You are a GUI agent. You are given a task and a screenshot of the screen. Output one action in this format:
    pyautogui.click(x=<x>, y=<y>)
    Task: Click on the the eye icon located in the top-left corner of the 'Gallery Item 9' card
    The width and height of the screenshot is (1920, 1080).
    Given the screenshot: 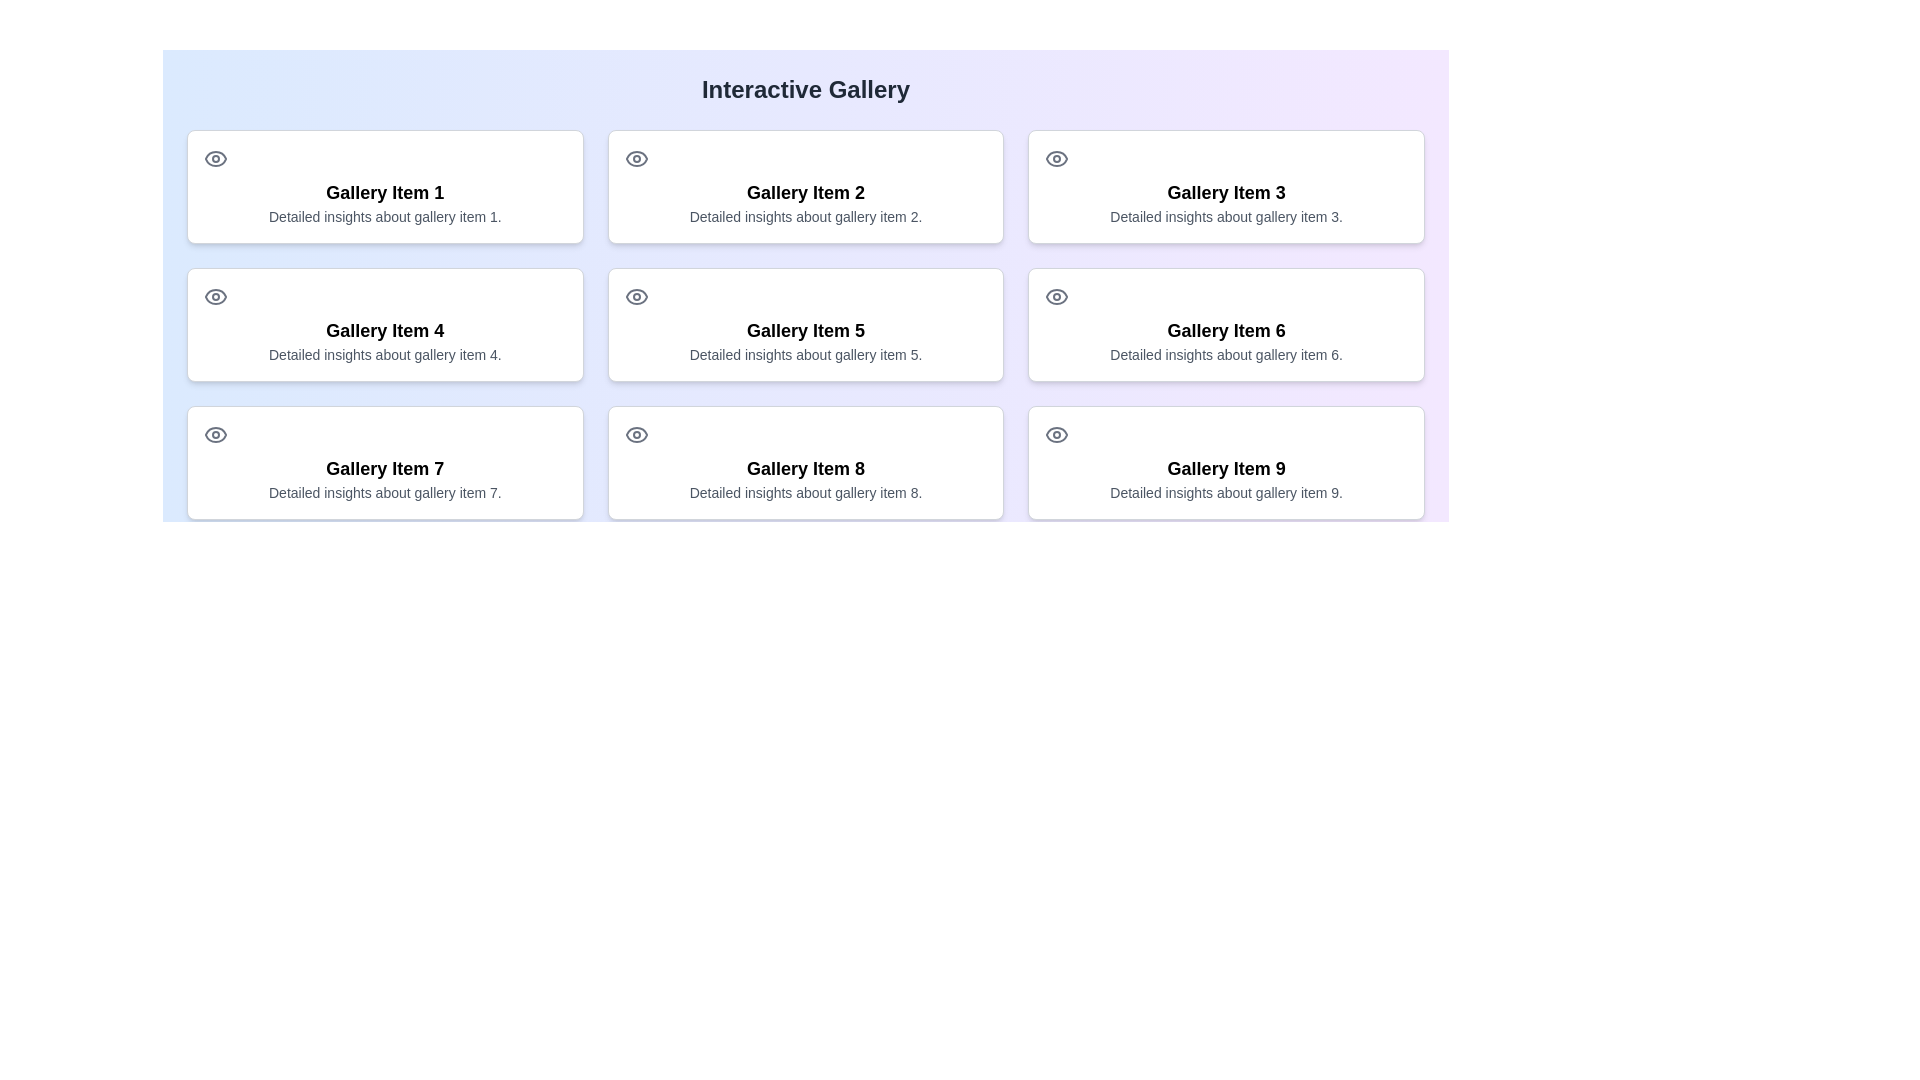 What is the action you would take?
    pyautogui.click(x=1056, y=434)
    